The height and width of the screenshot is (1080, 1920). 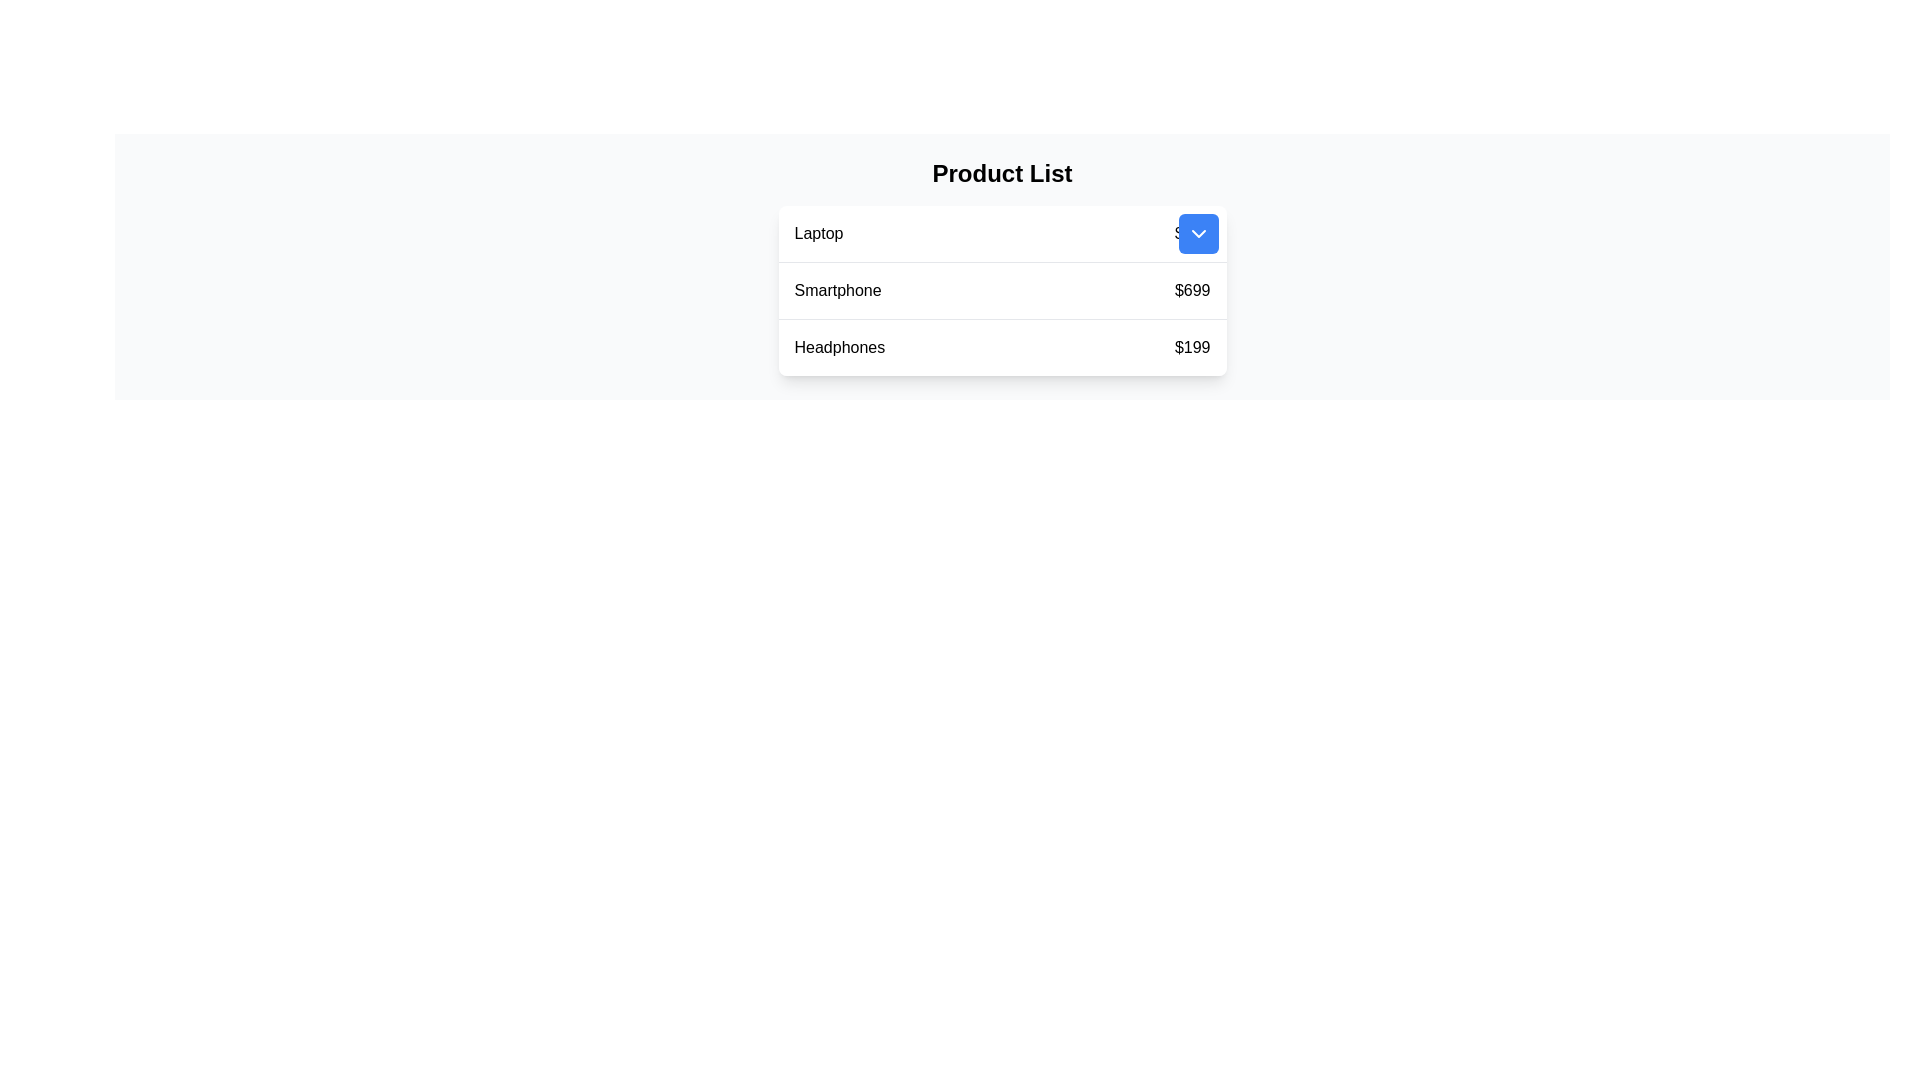 What do you see at coordinates (1192, 290) in the screenshot?
I see `price information displayed in the text label for the product 'Smartphone' located in the second row of the product list interface, positioned to the far right of the 'Smartphone' label` at bounding box center [1192, 290].